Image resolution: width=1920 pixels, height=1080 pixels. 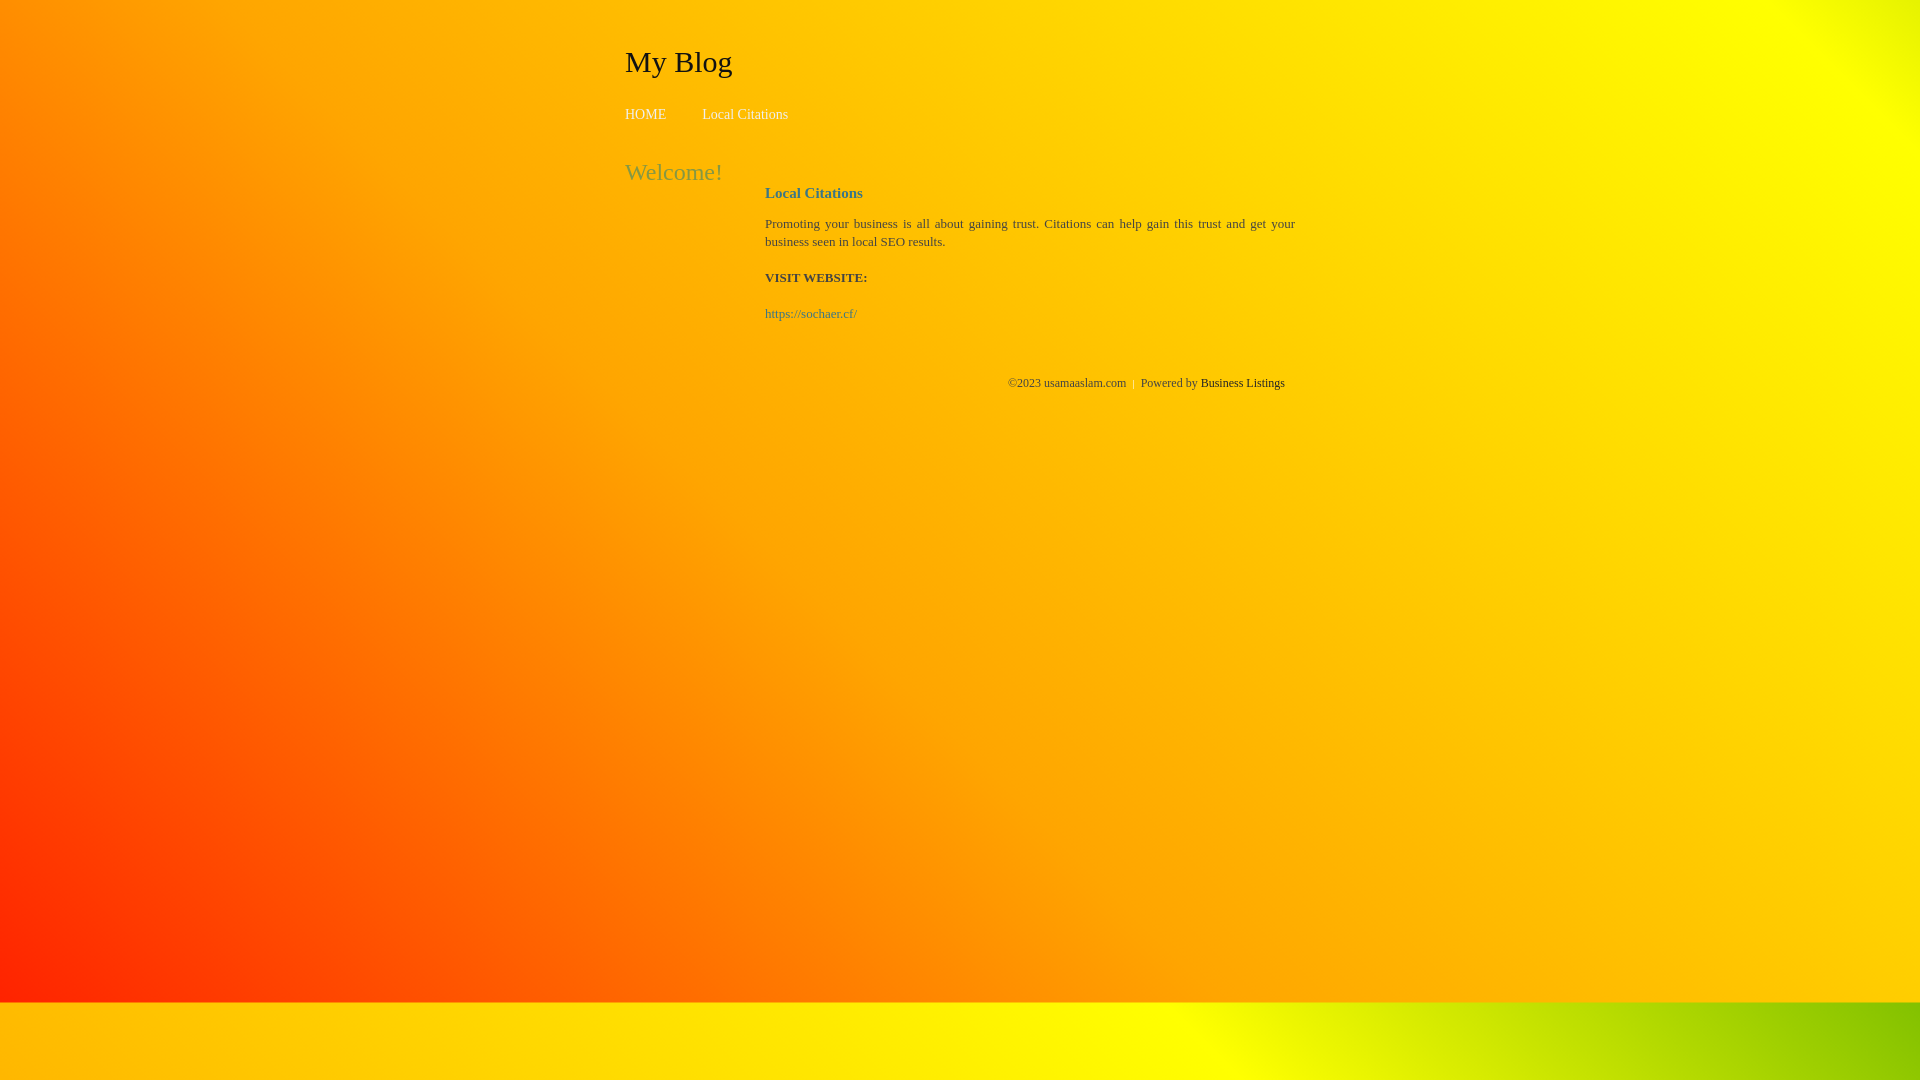 I want to click on 'Local Citations', so click(x=743, y=114).